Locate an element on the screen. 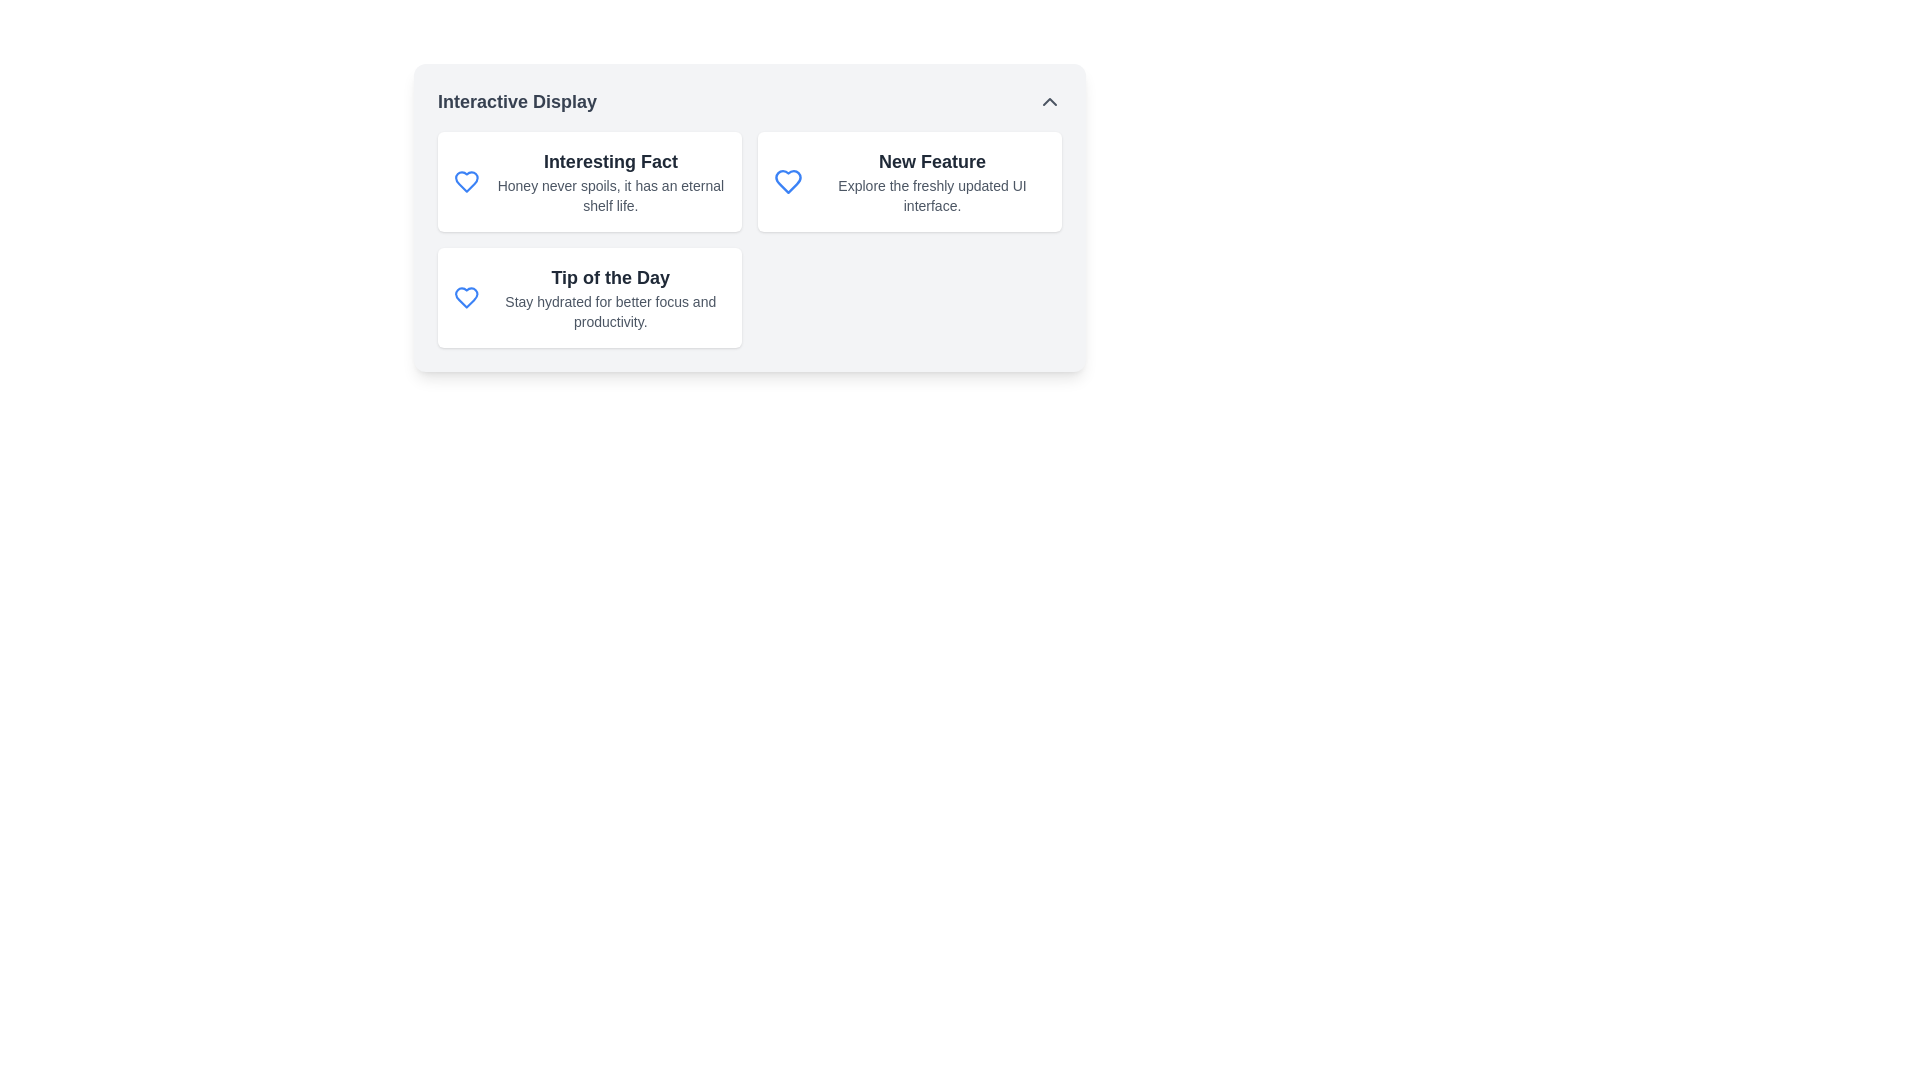  the visual representation of the first icon in the first card of the grid, located to the left of the bold text 'Interesting Fact' is located at coordinates (465, 181).